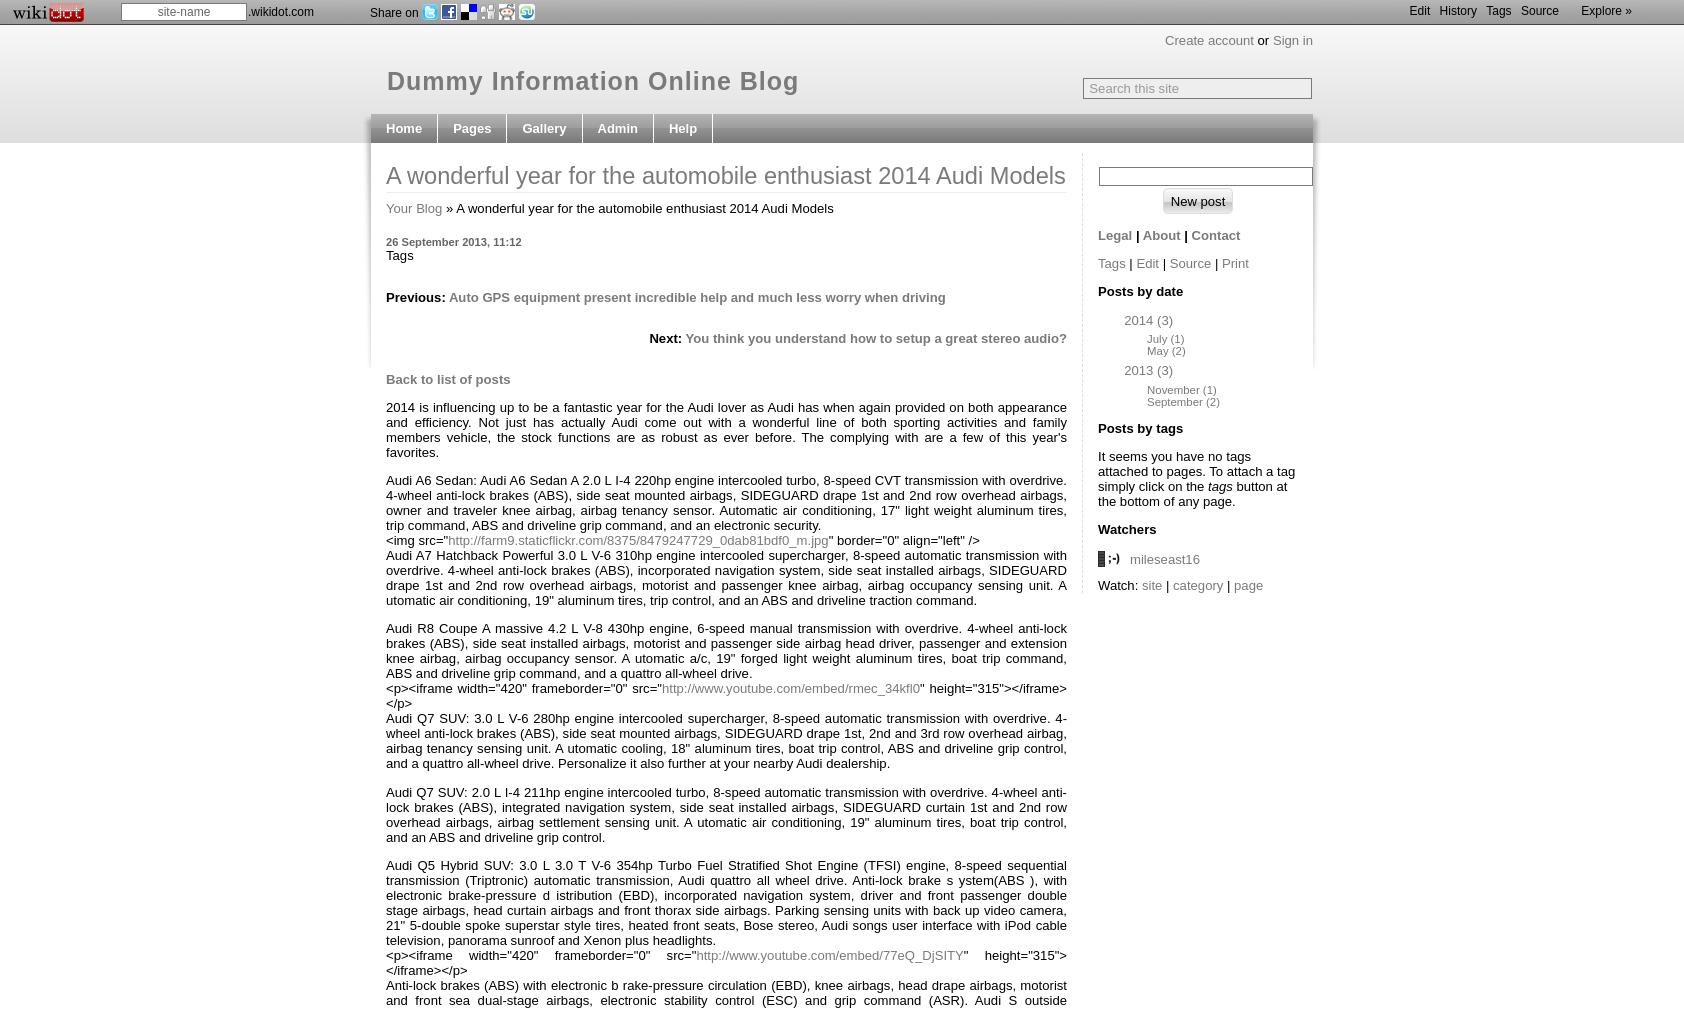 The image size is (1684, 1010). What do you see at coordinates (1221, 263) in the screenshot?
I see `'Print'` at bounding box center [1221, 263].